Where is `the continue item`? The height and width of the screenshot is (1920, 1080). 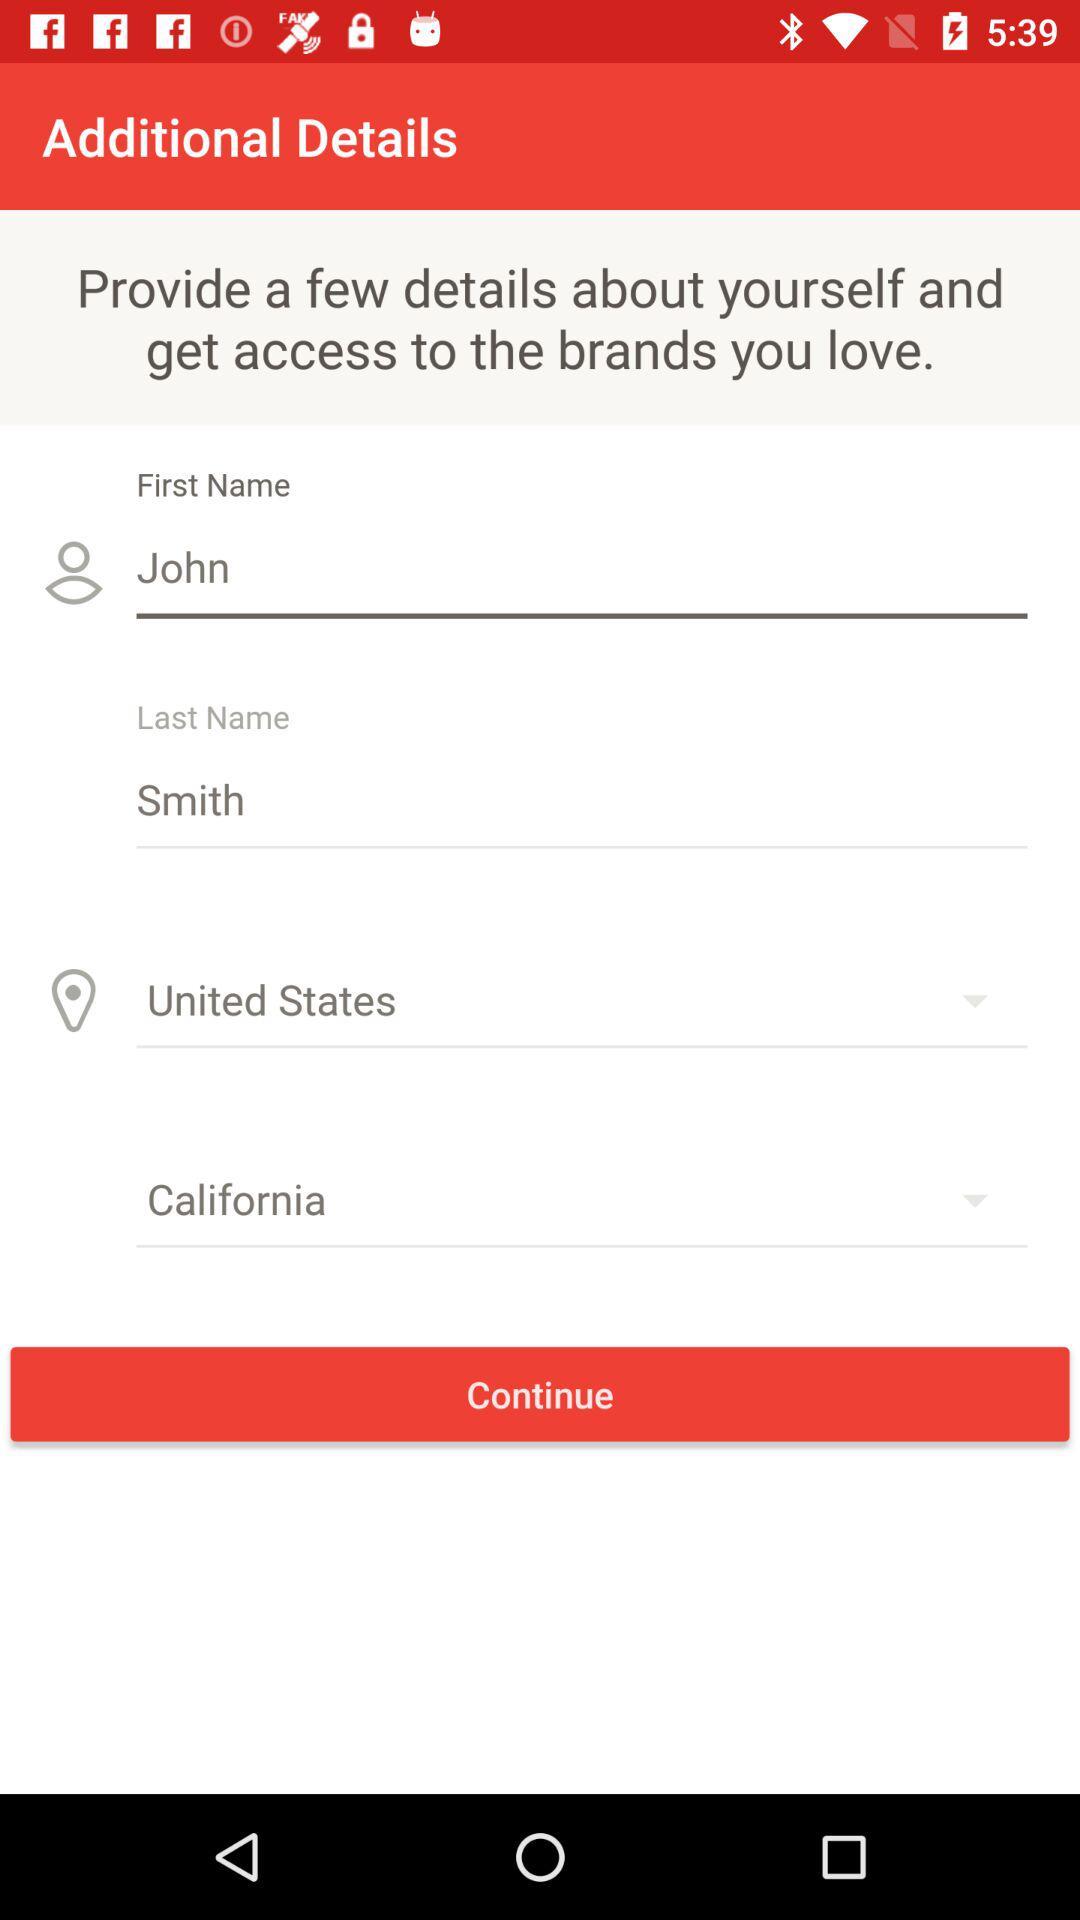 the continue item is located at coordinates (540, 1393).